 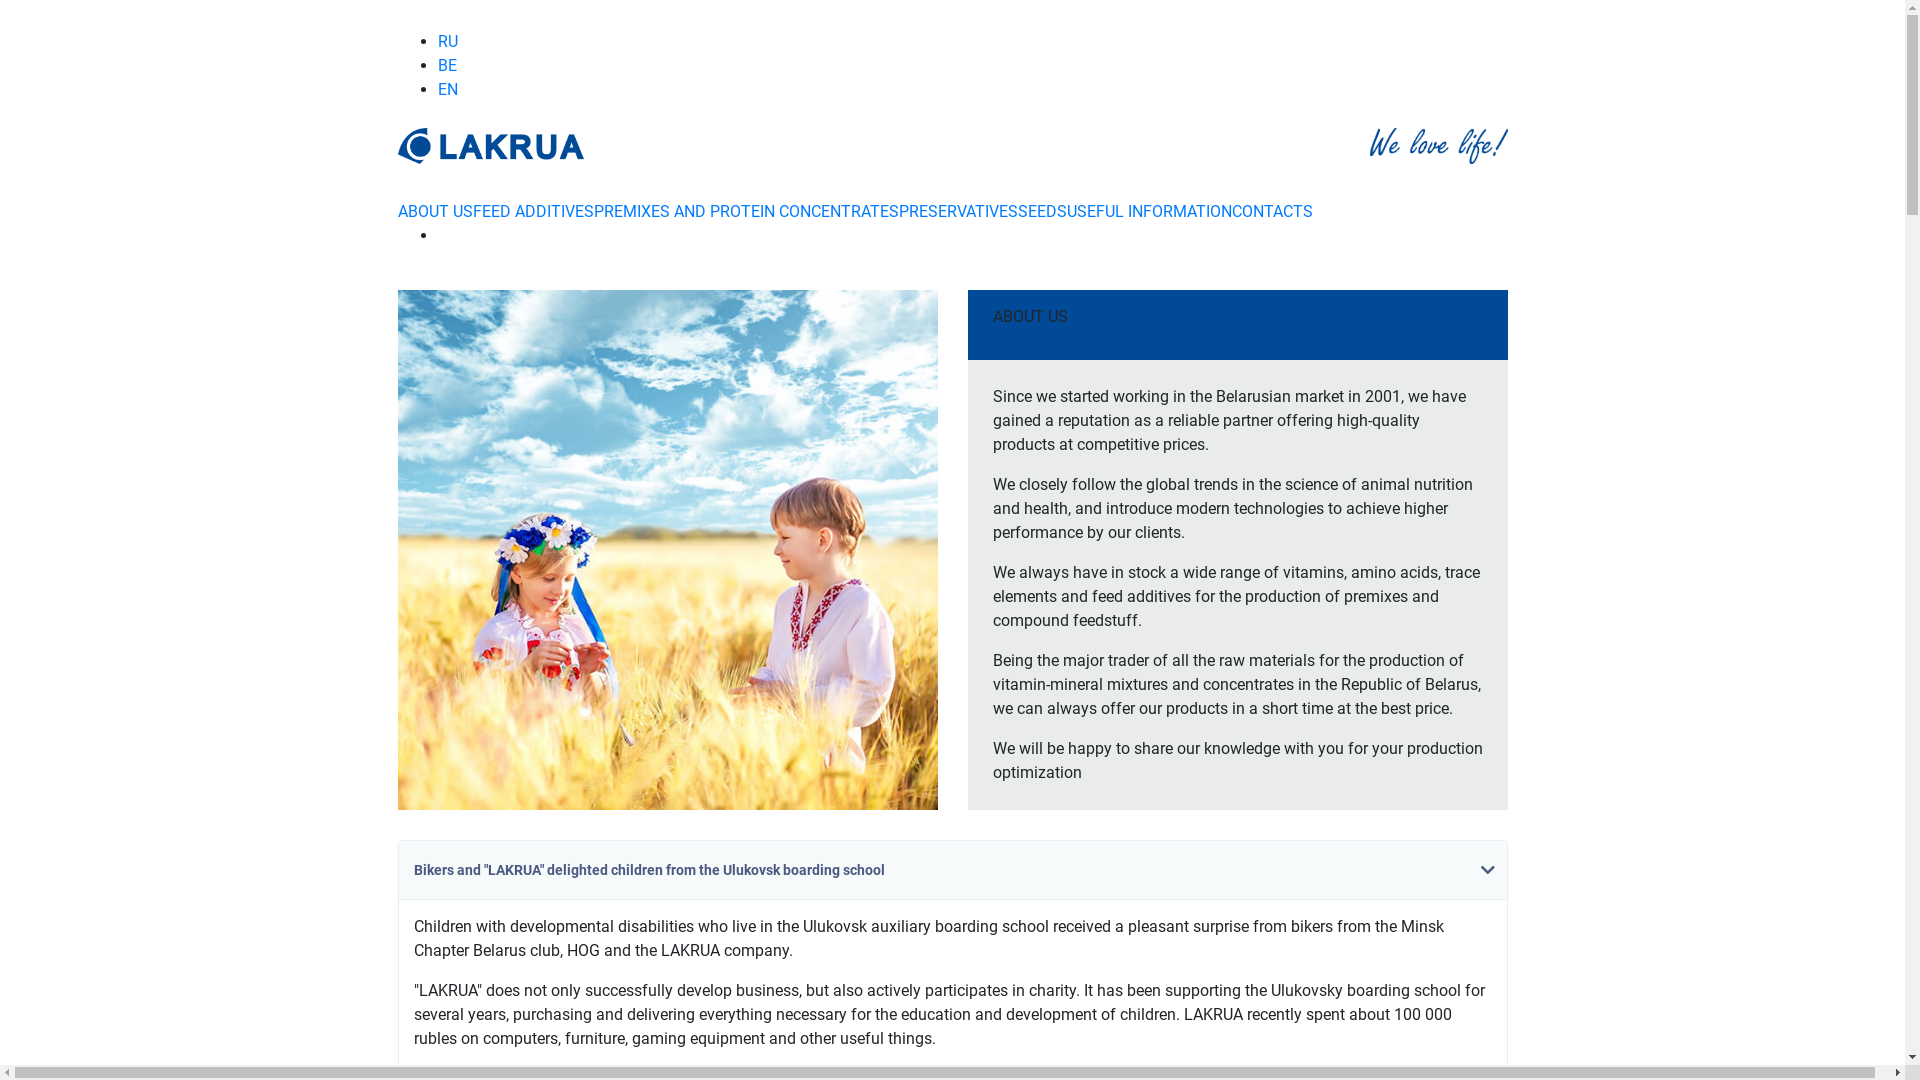 What do you see at coordinates (1017, 211) in the screenshot?
I see `'SEEDS'` at bounding box center [1017, 211].